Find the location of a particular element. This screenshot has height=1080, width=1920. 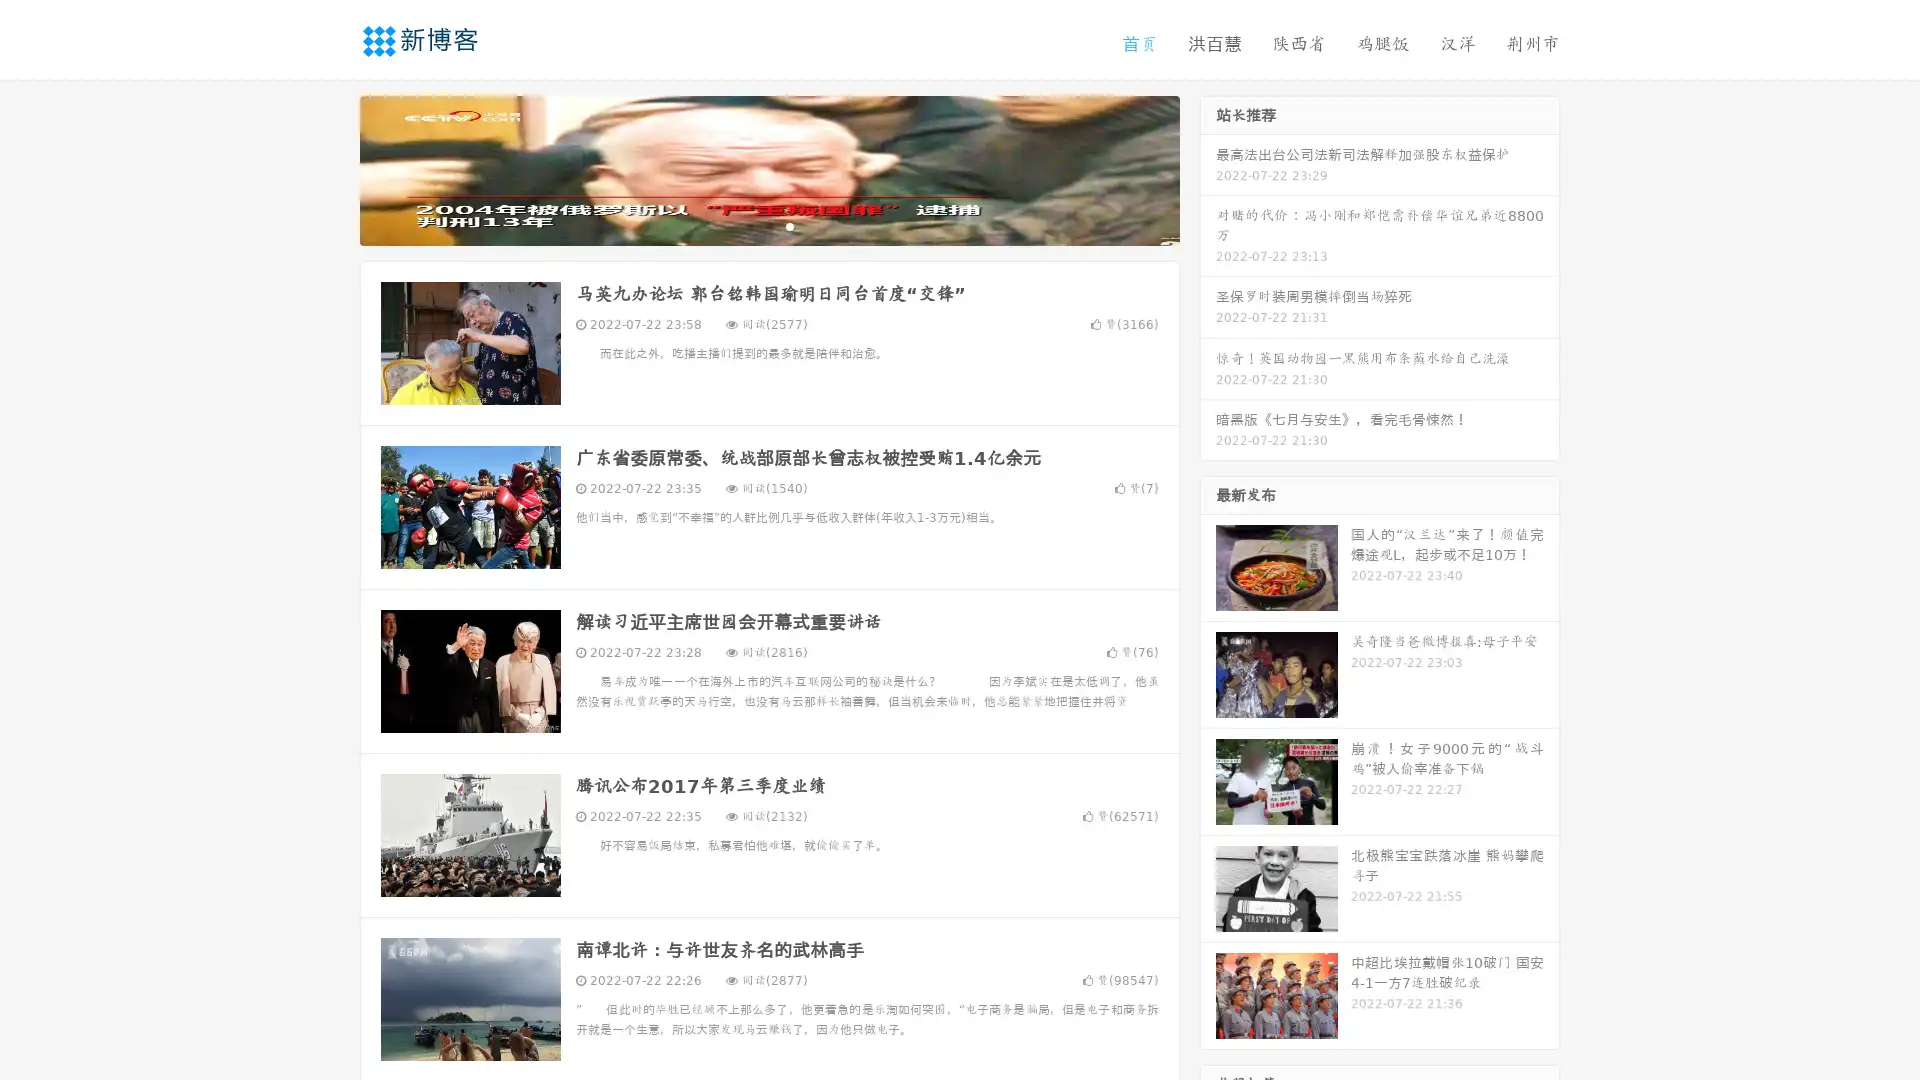

Go to slide 2 is located at coordinates (768, 225).